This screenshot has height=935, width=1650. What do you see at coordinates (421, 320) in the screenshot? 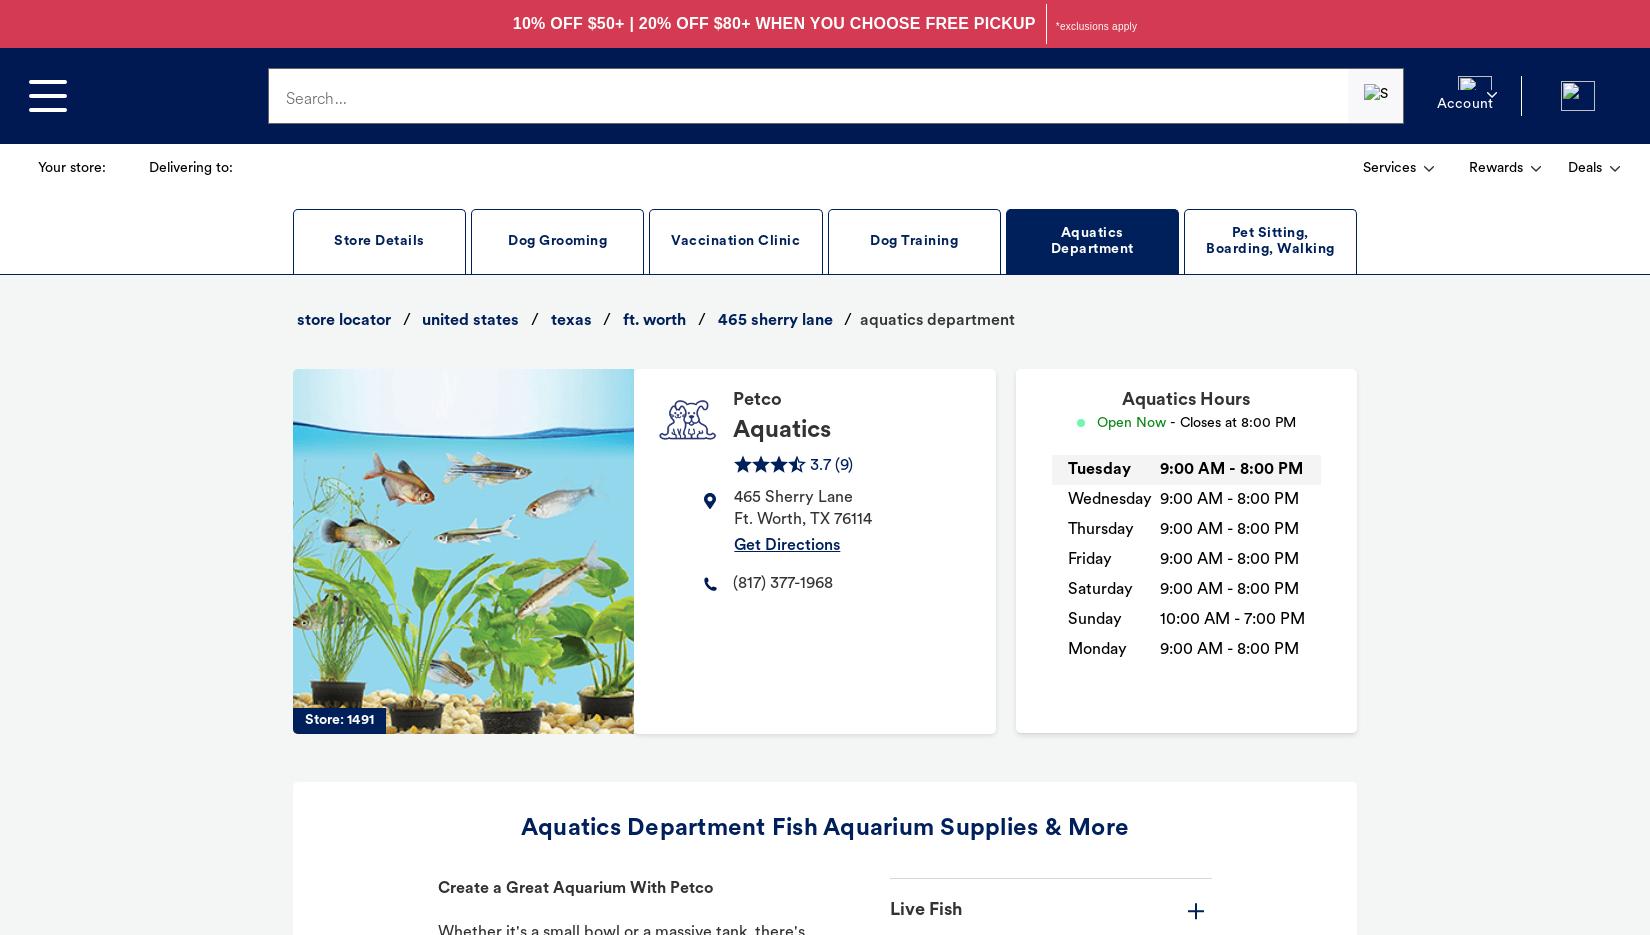
I see `'united states'` at bounding box center [421, 320].